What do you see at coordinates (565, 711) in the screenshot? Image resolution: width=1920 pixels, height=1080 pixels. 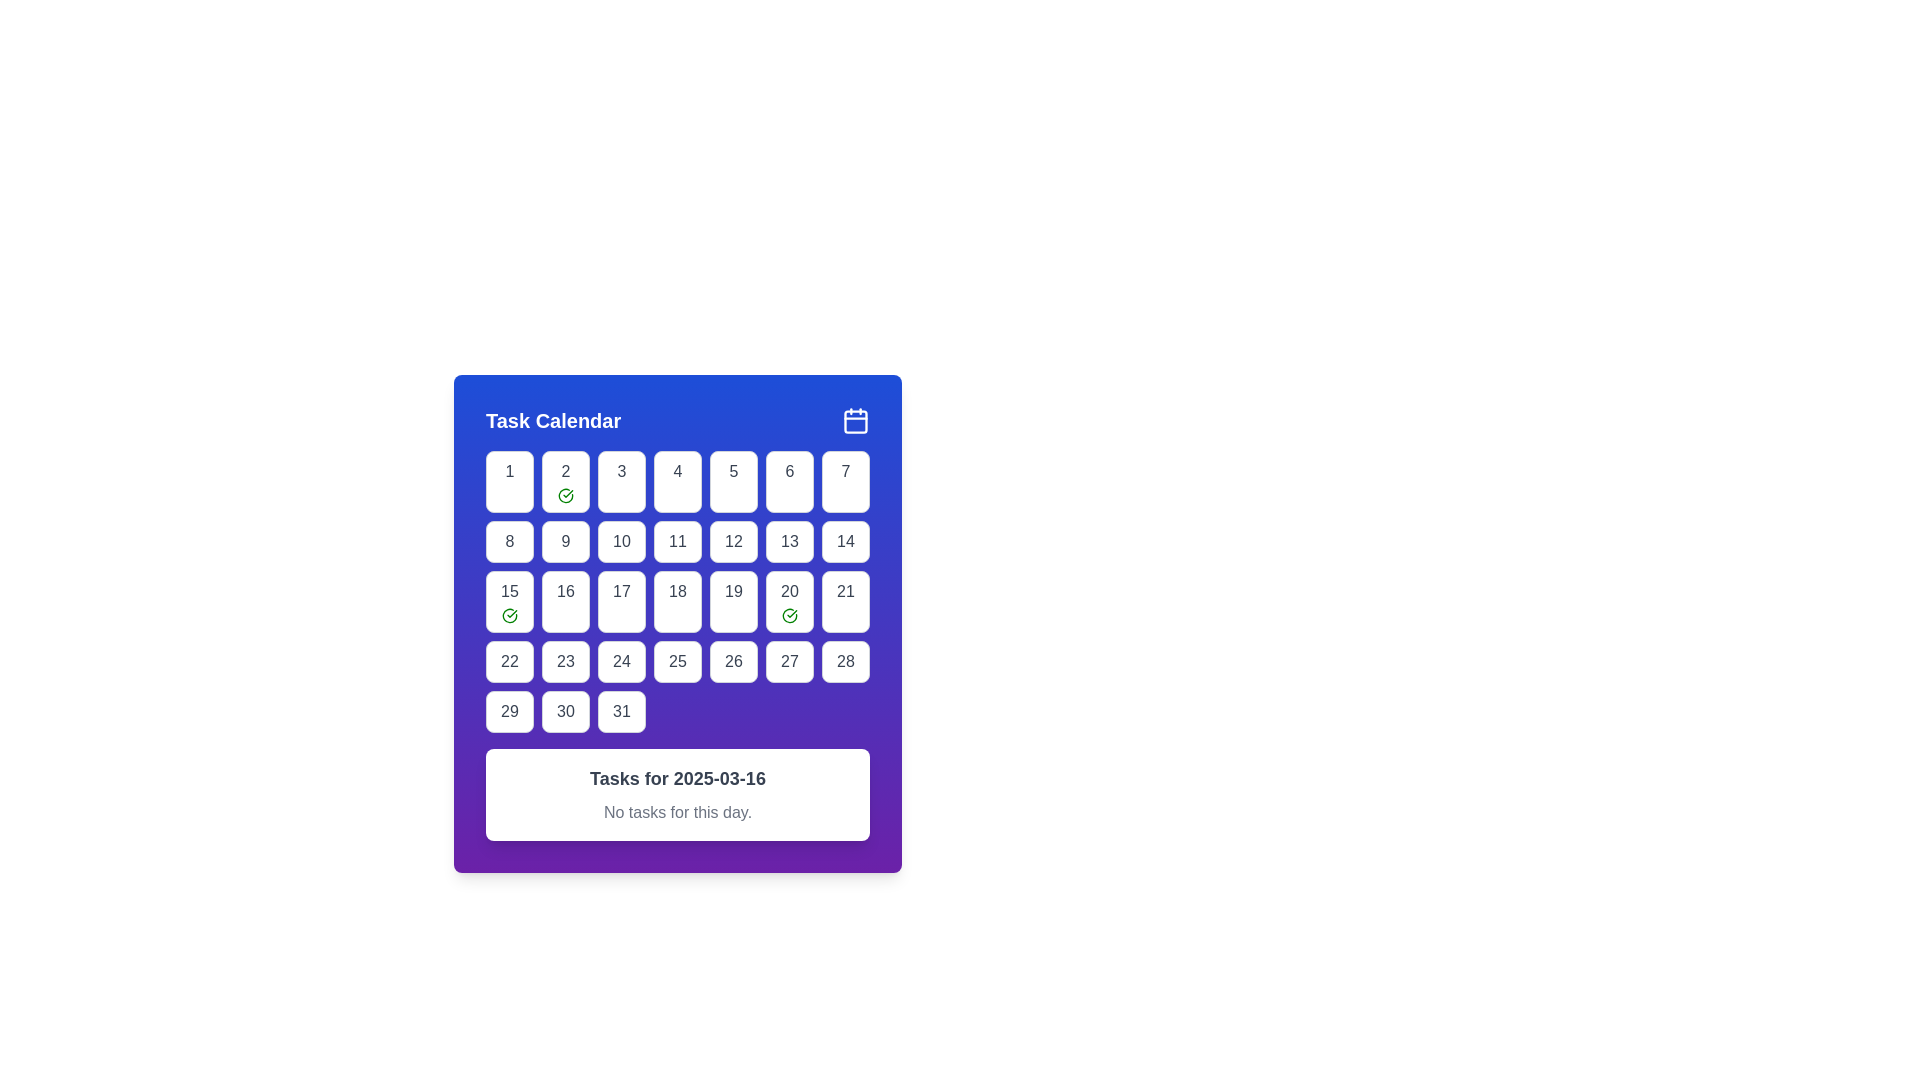 I see `the calendar day cell displaying the number '30', which is styled with a white background and gray centered text, to focus the element` at bounding box center [565, 711].